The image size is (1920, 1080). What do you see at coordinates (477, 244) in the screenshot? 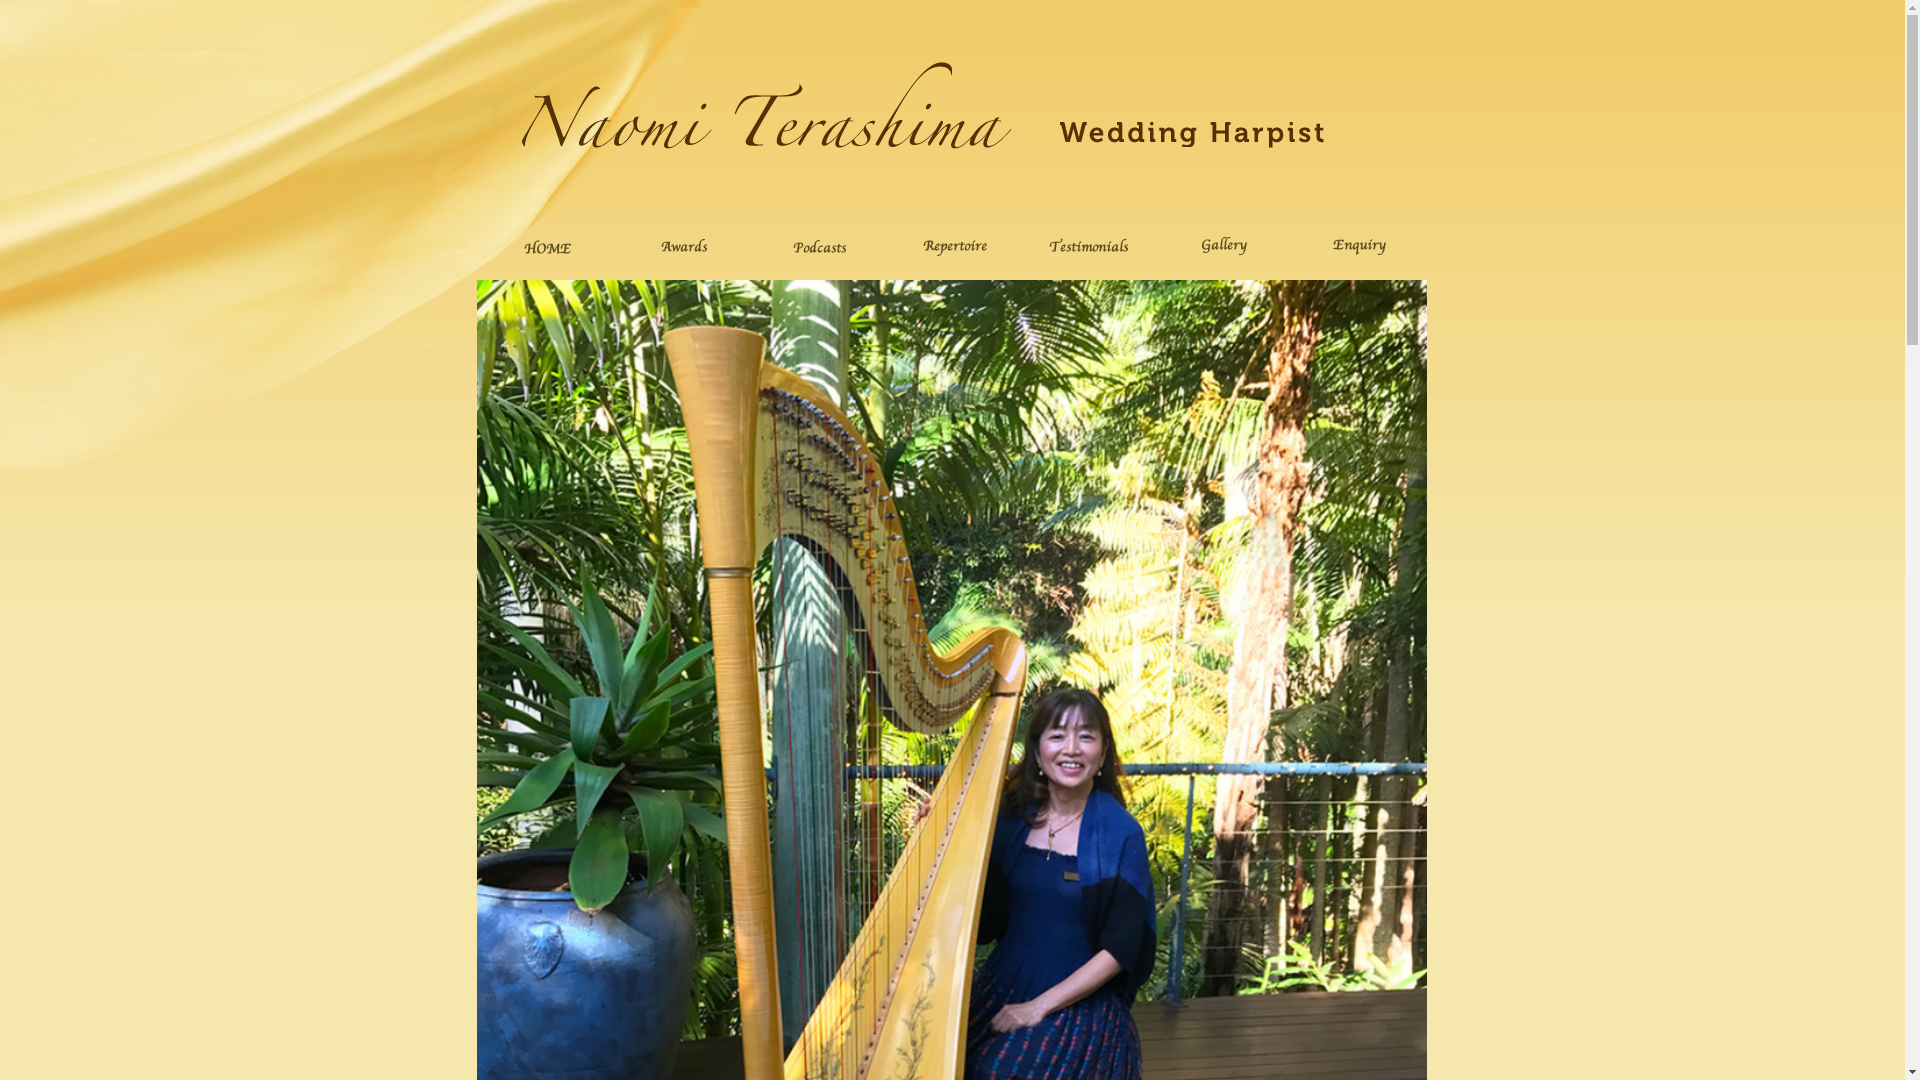
I see `'home'` at bounding box center [477, 244].